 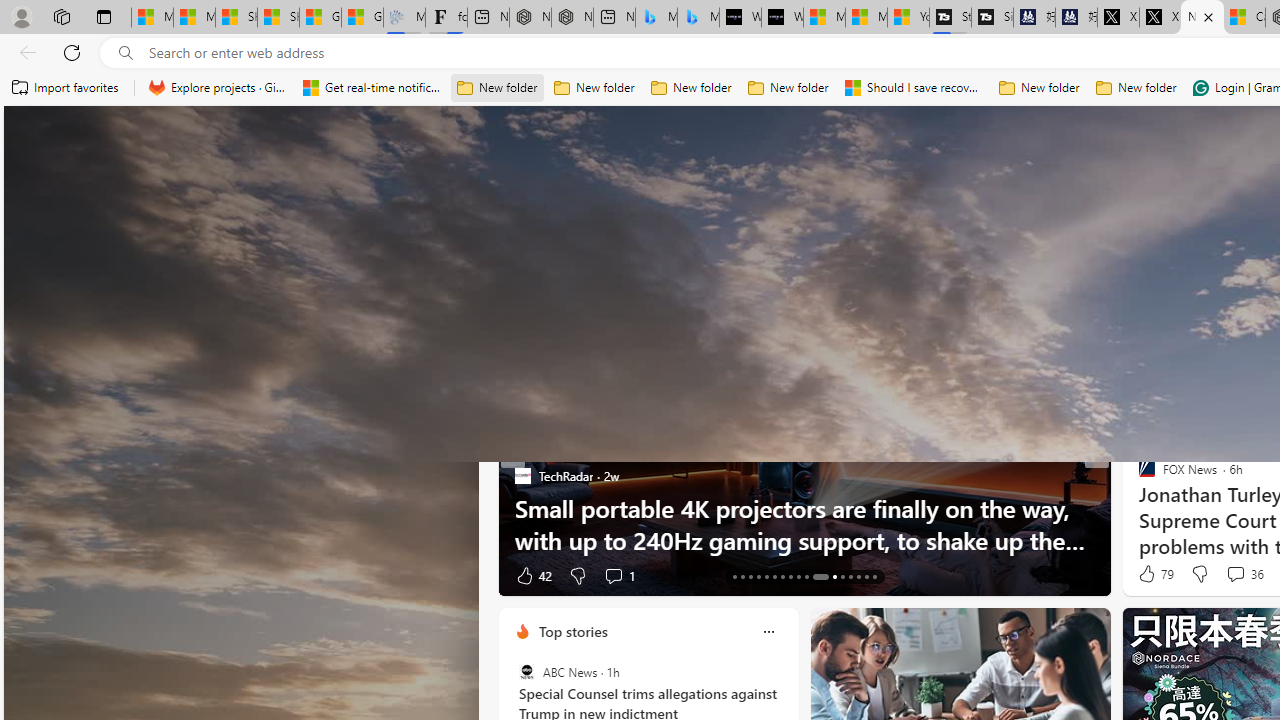 What do you see at coordinates (781, 17) in the screenshot?
I see `'What'` at bounding box center [781, 17].